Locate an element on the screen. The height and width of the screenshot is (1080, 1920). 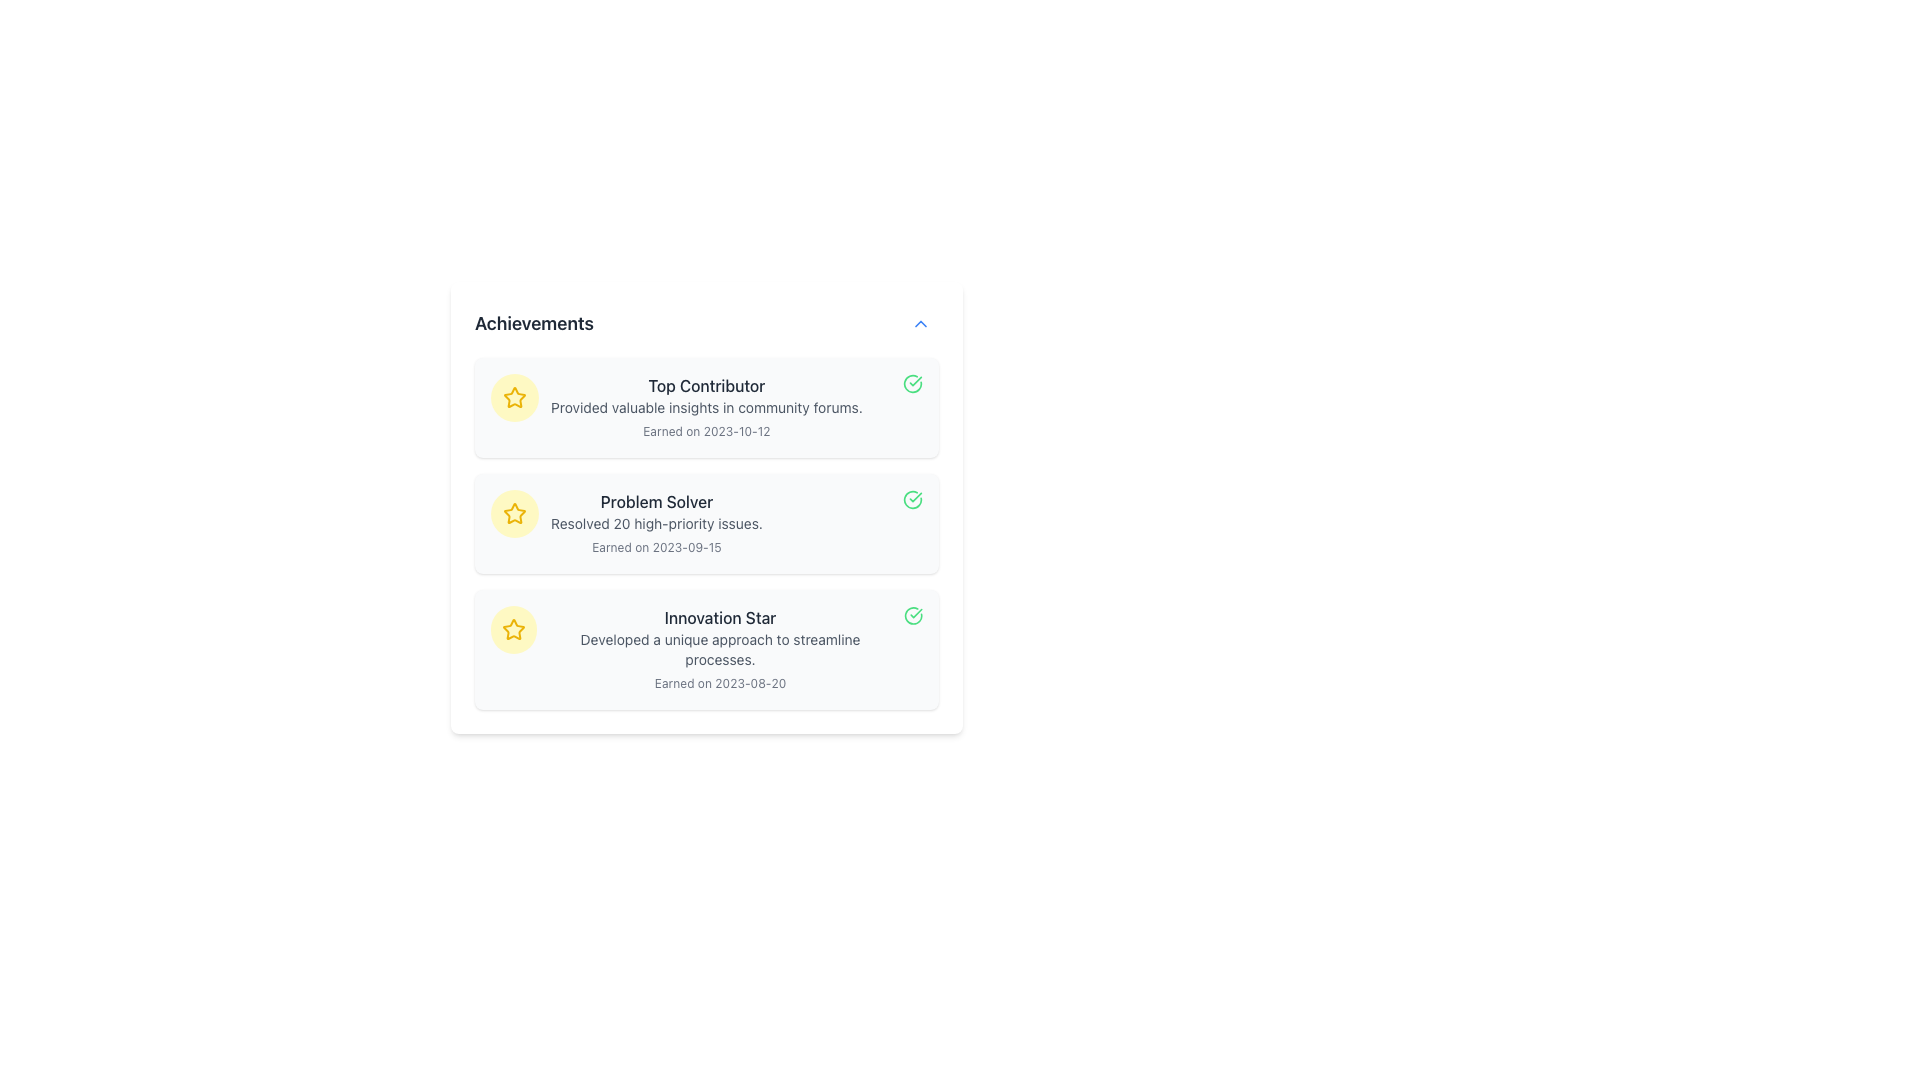
the 'Innovation Star' achievement icon, which is located at the leftmost side of the third entry in the achievements list is located at coordinates (514, 628).